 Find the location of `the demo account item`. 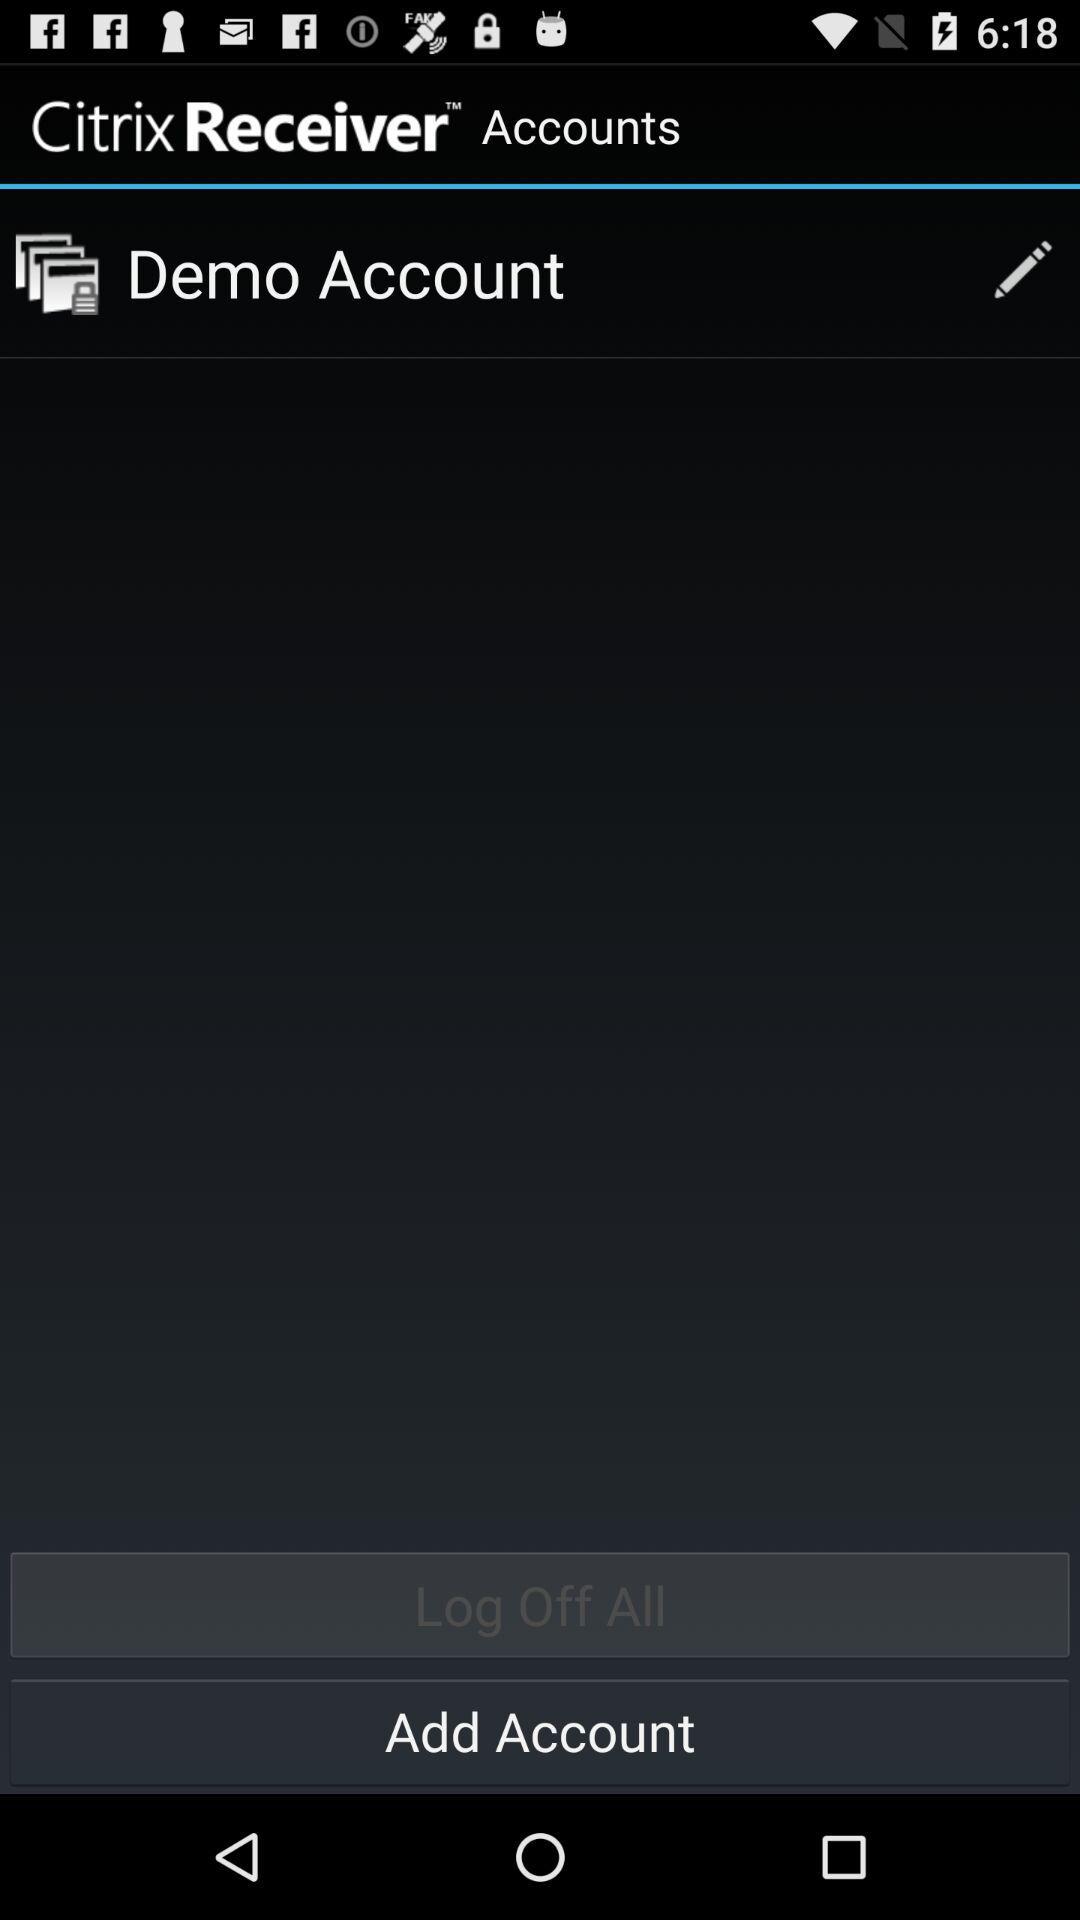

the demo account item is located at coordinates (543, 271).